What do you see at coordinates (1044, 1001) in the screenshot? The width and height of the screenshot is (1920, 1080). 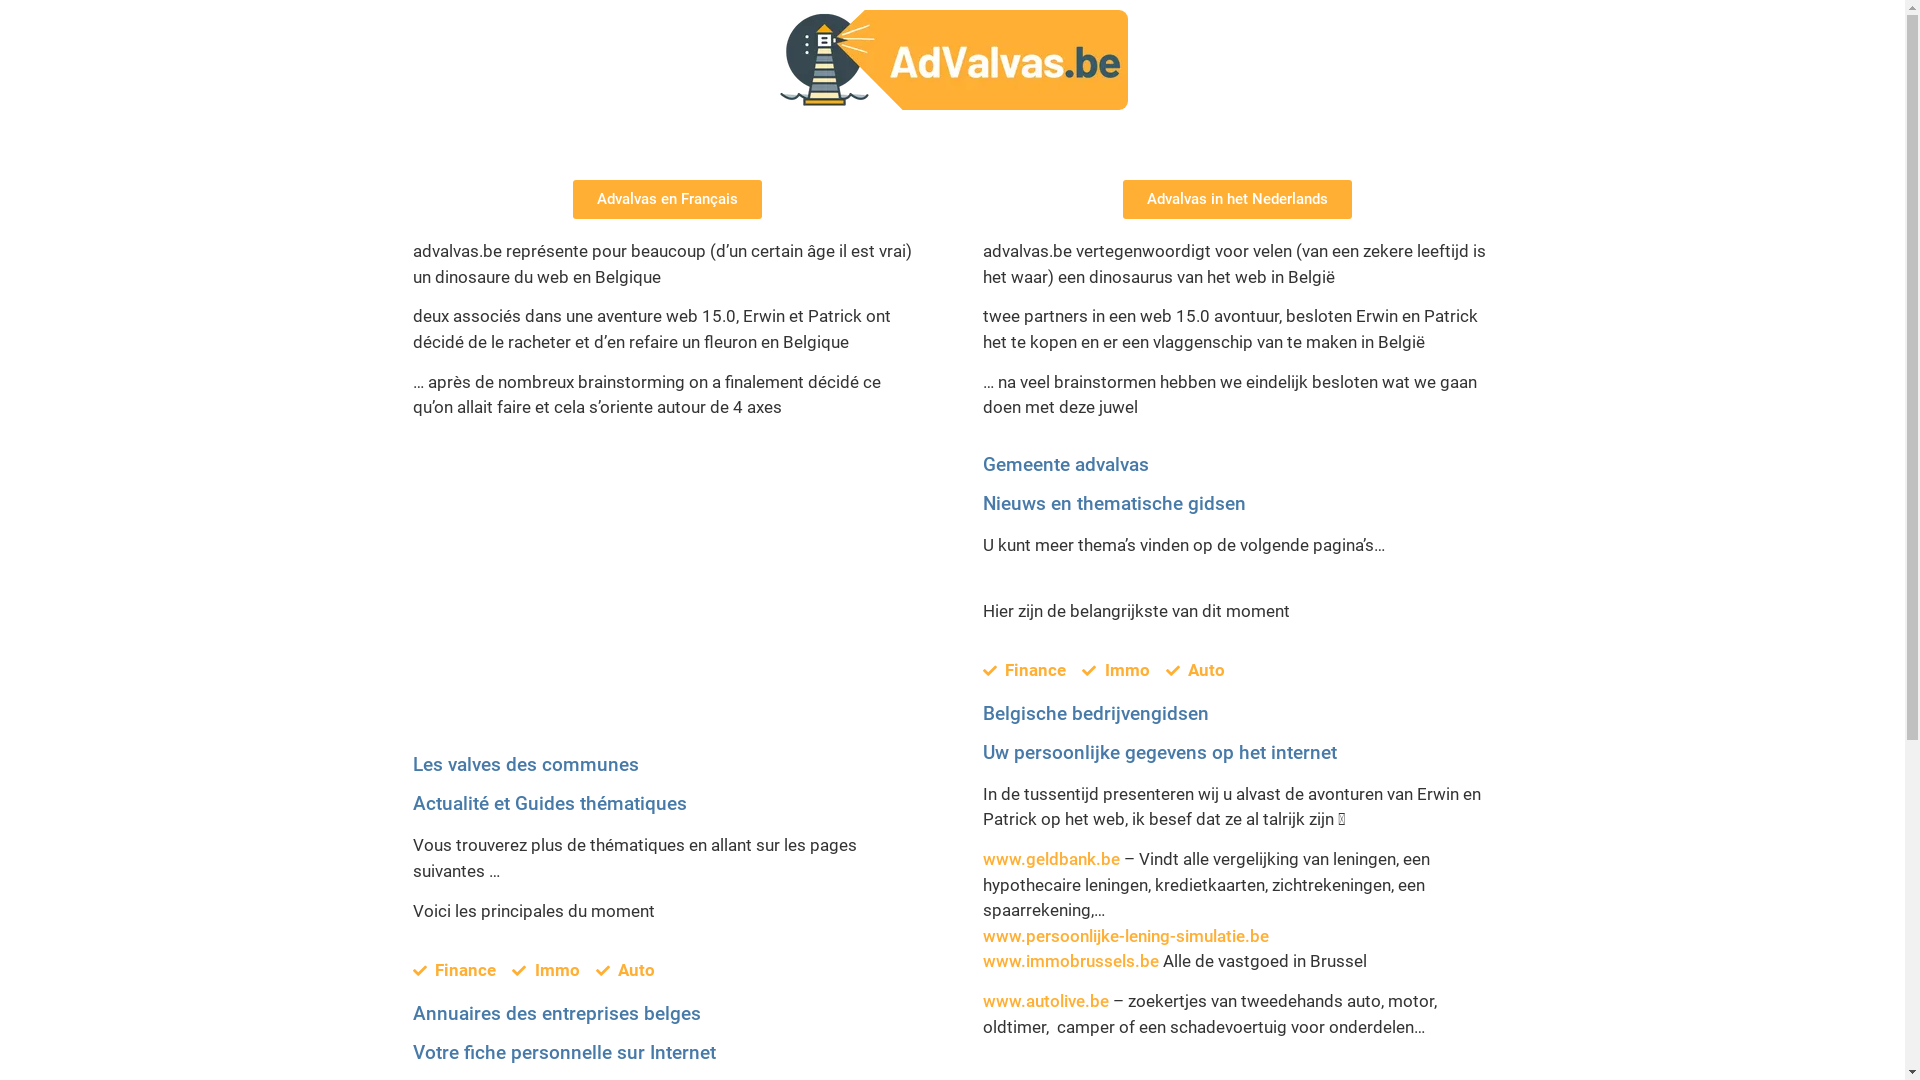 I see `'www.autolive.be'` at bounding box center [1044, 1001].